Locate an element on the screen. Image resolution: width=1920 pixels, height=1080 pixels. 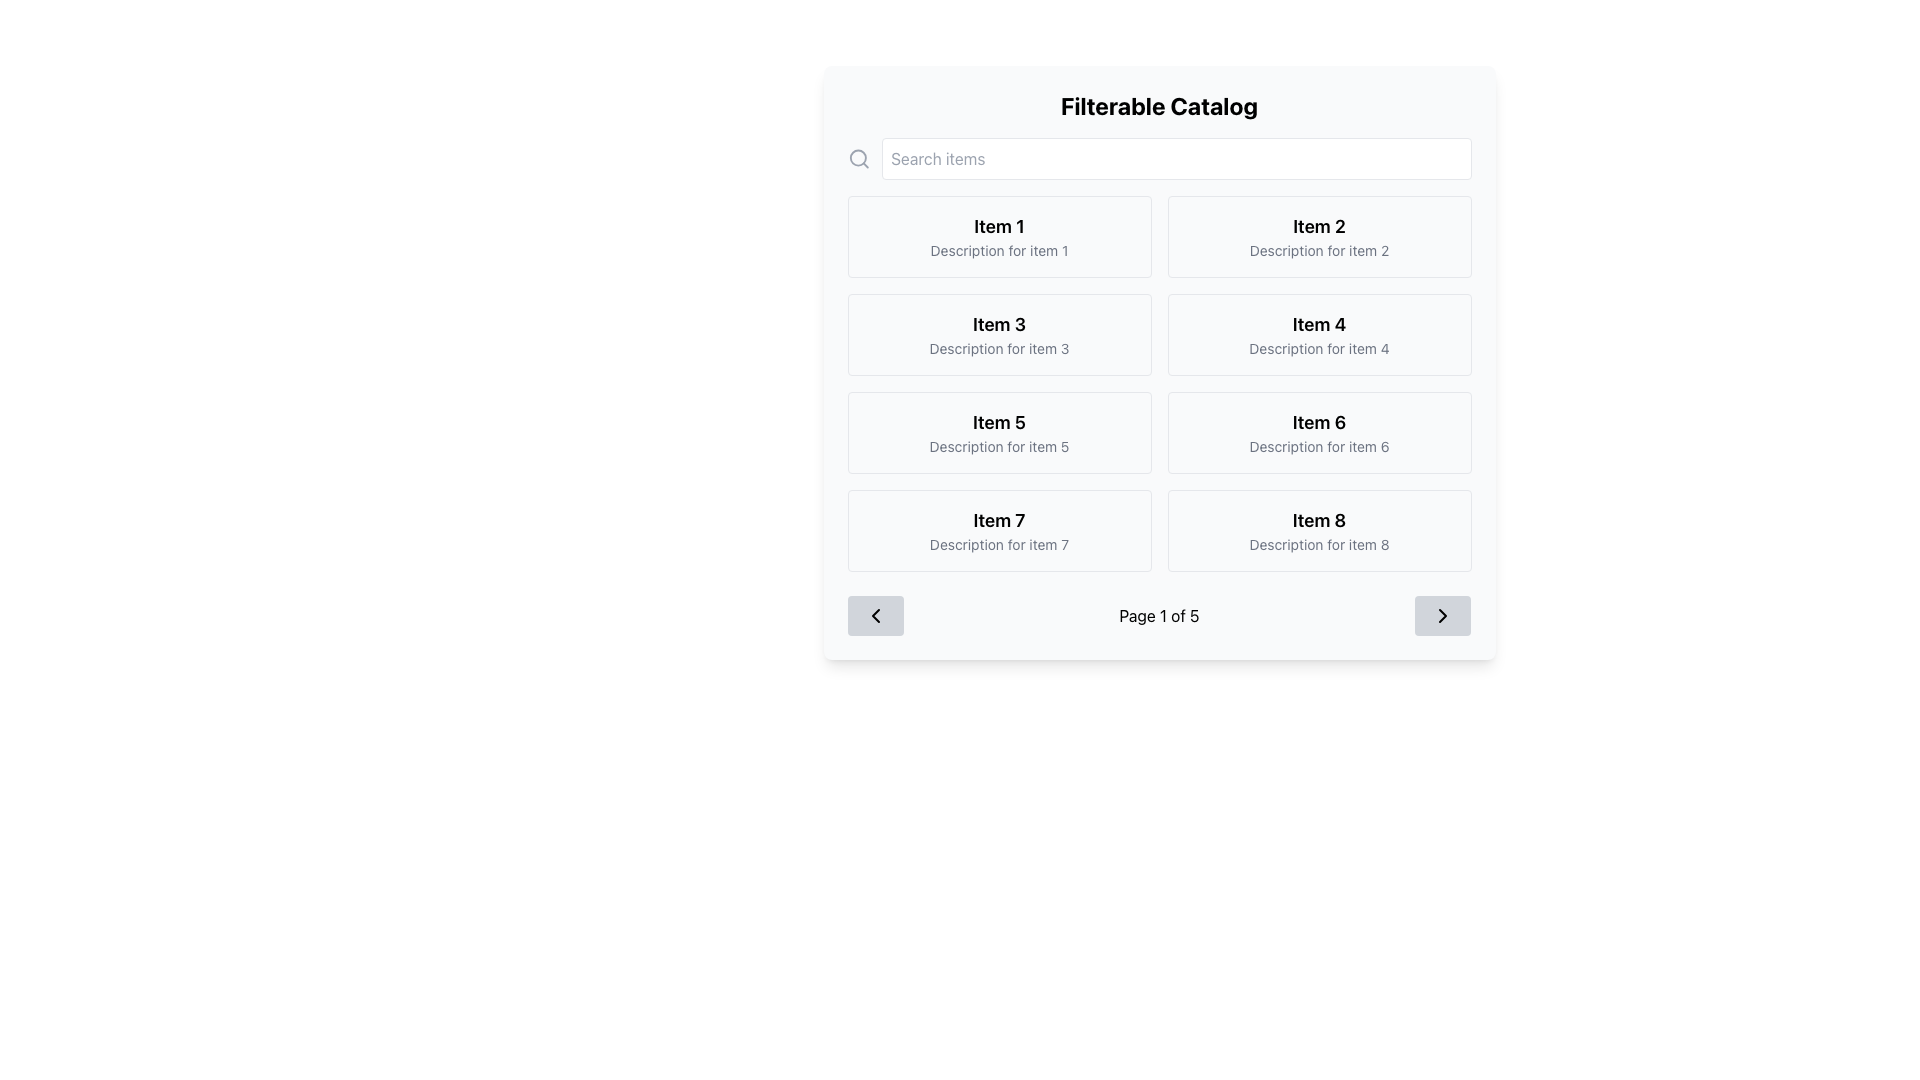
the Text Label that provides supplementary details for 'Item 5', positioned directly beneath the bold 'Item 5' text is located at coordinates (999, 446).